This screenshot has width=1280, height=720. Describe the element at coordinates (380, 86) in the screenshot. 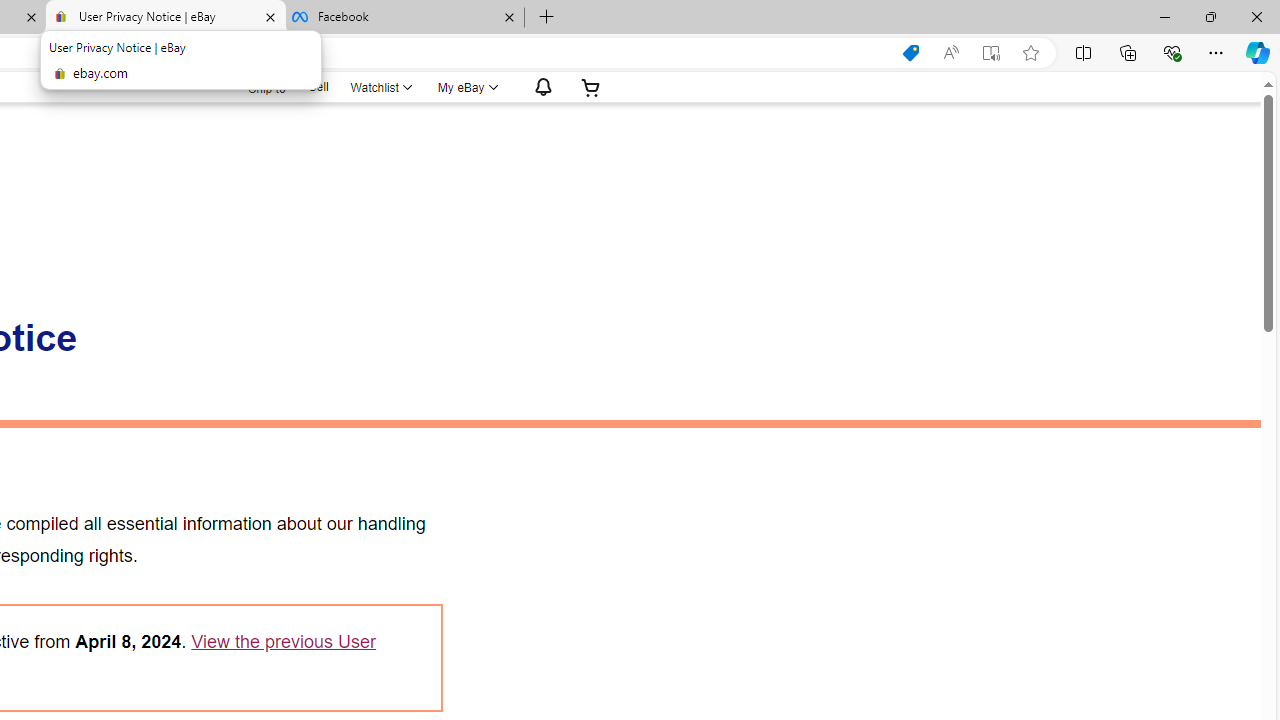

I see `'Watchlist'` at that location.